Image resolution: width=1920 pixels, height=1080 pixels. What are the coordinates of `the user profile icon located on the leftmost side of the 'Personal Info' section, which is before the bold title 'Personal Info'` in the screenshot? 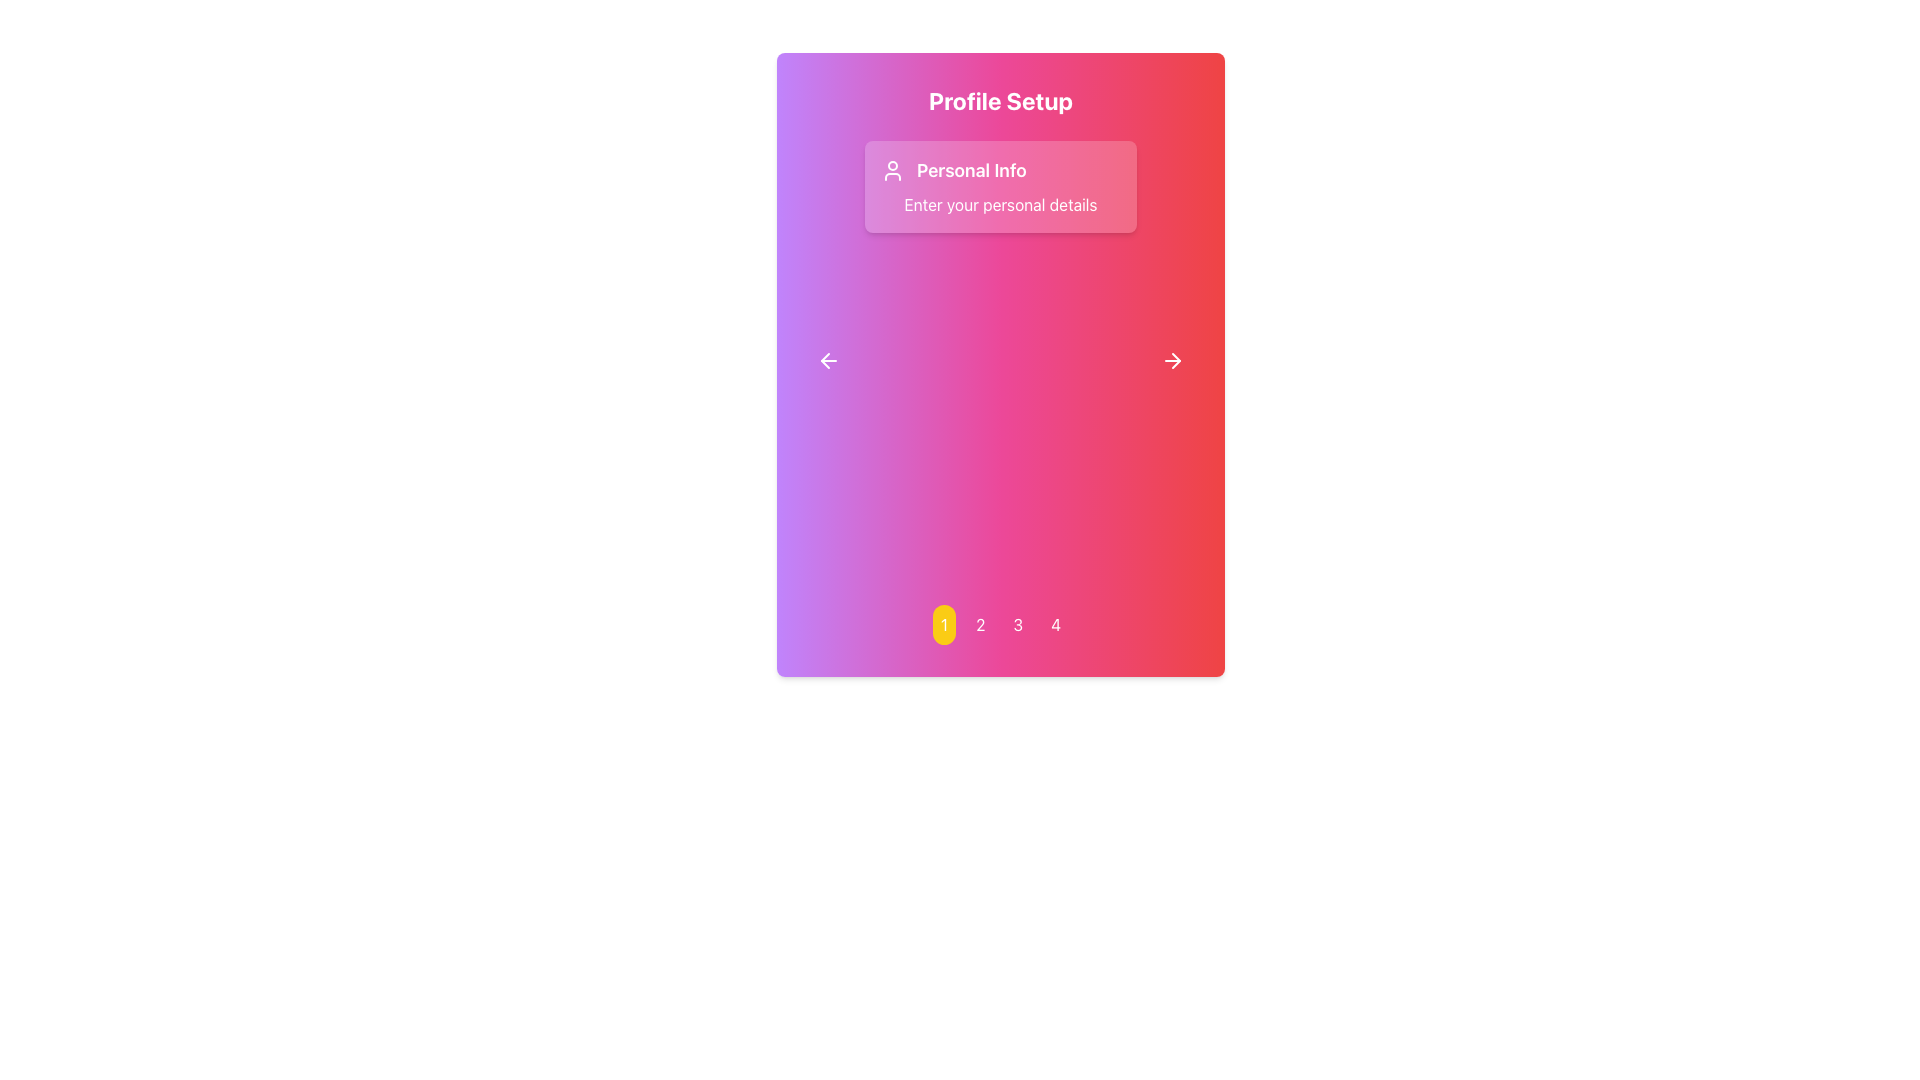 It's located at (891, 169).